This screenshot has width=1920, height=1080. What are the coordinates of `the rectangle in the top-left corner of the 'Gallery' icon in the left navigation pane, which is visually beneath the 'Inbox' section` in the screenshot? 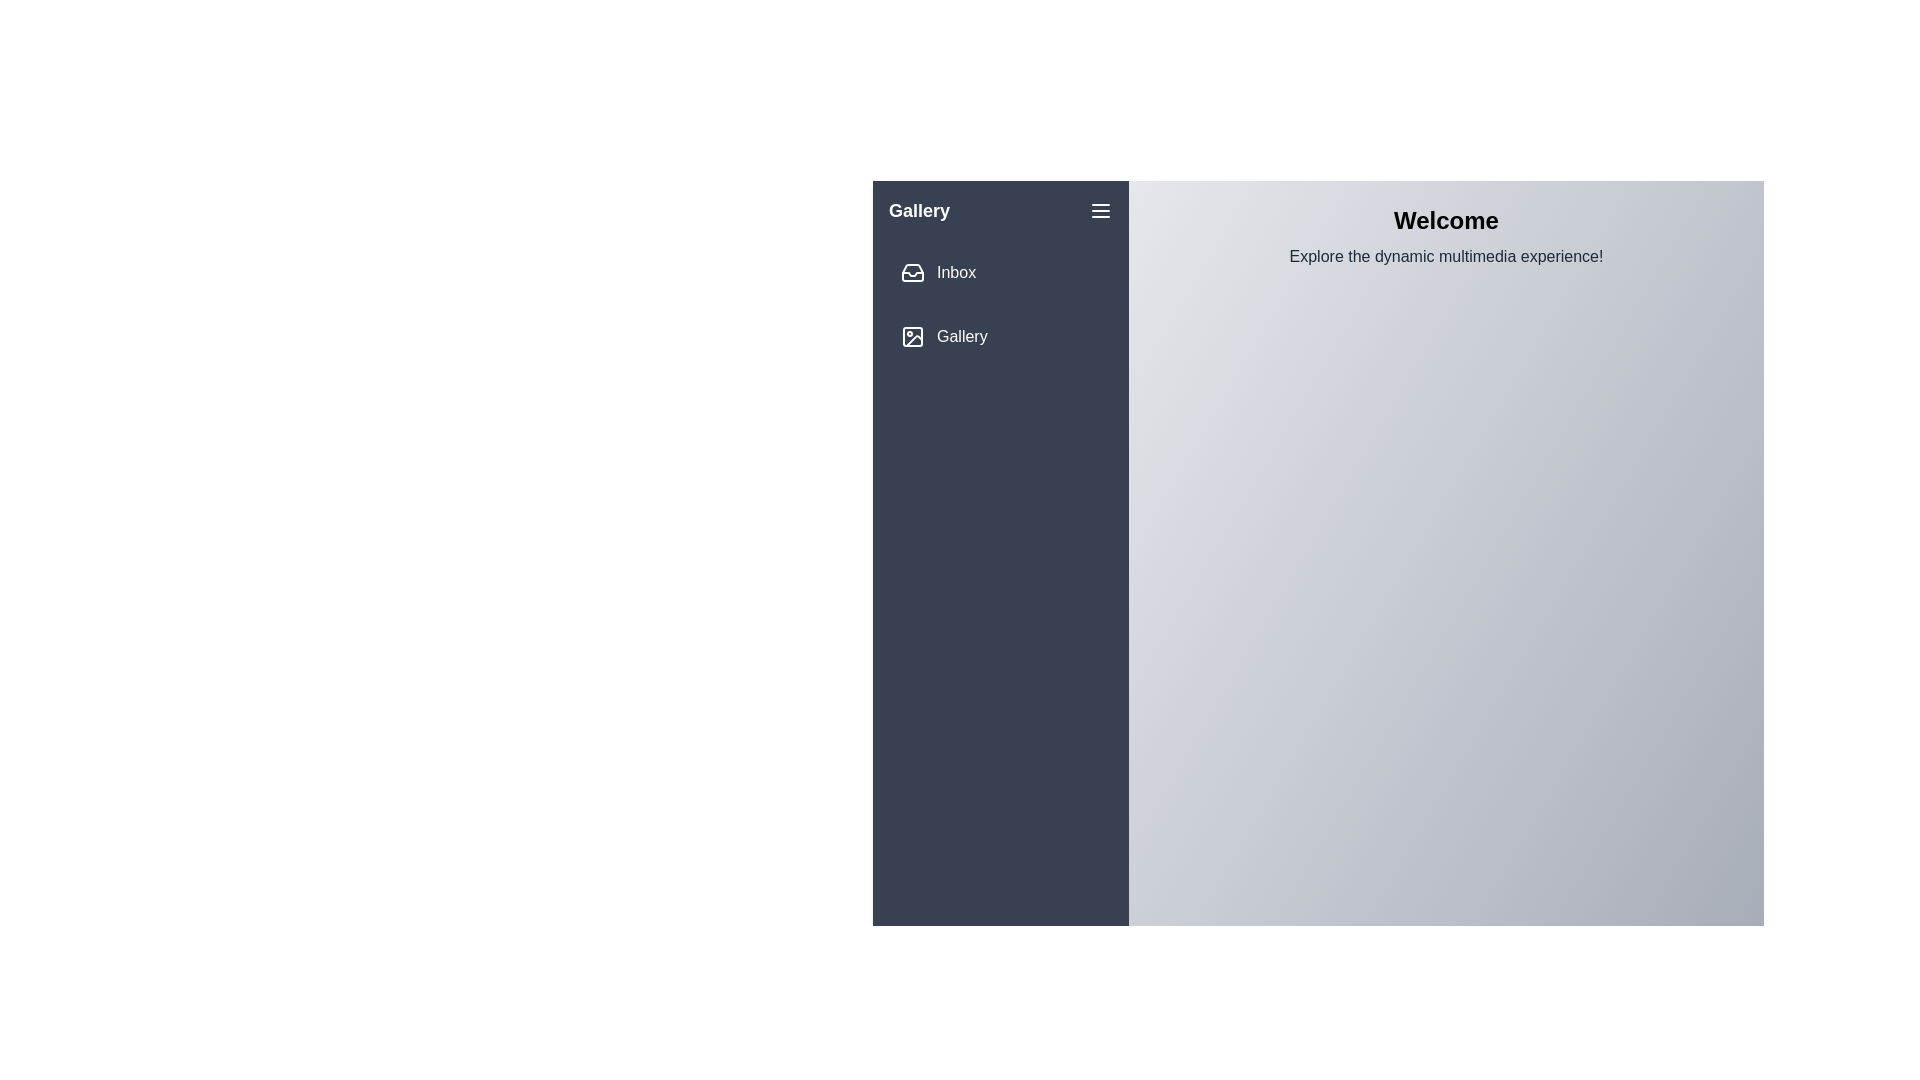 It's located at (911, 335).